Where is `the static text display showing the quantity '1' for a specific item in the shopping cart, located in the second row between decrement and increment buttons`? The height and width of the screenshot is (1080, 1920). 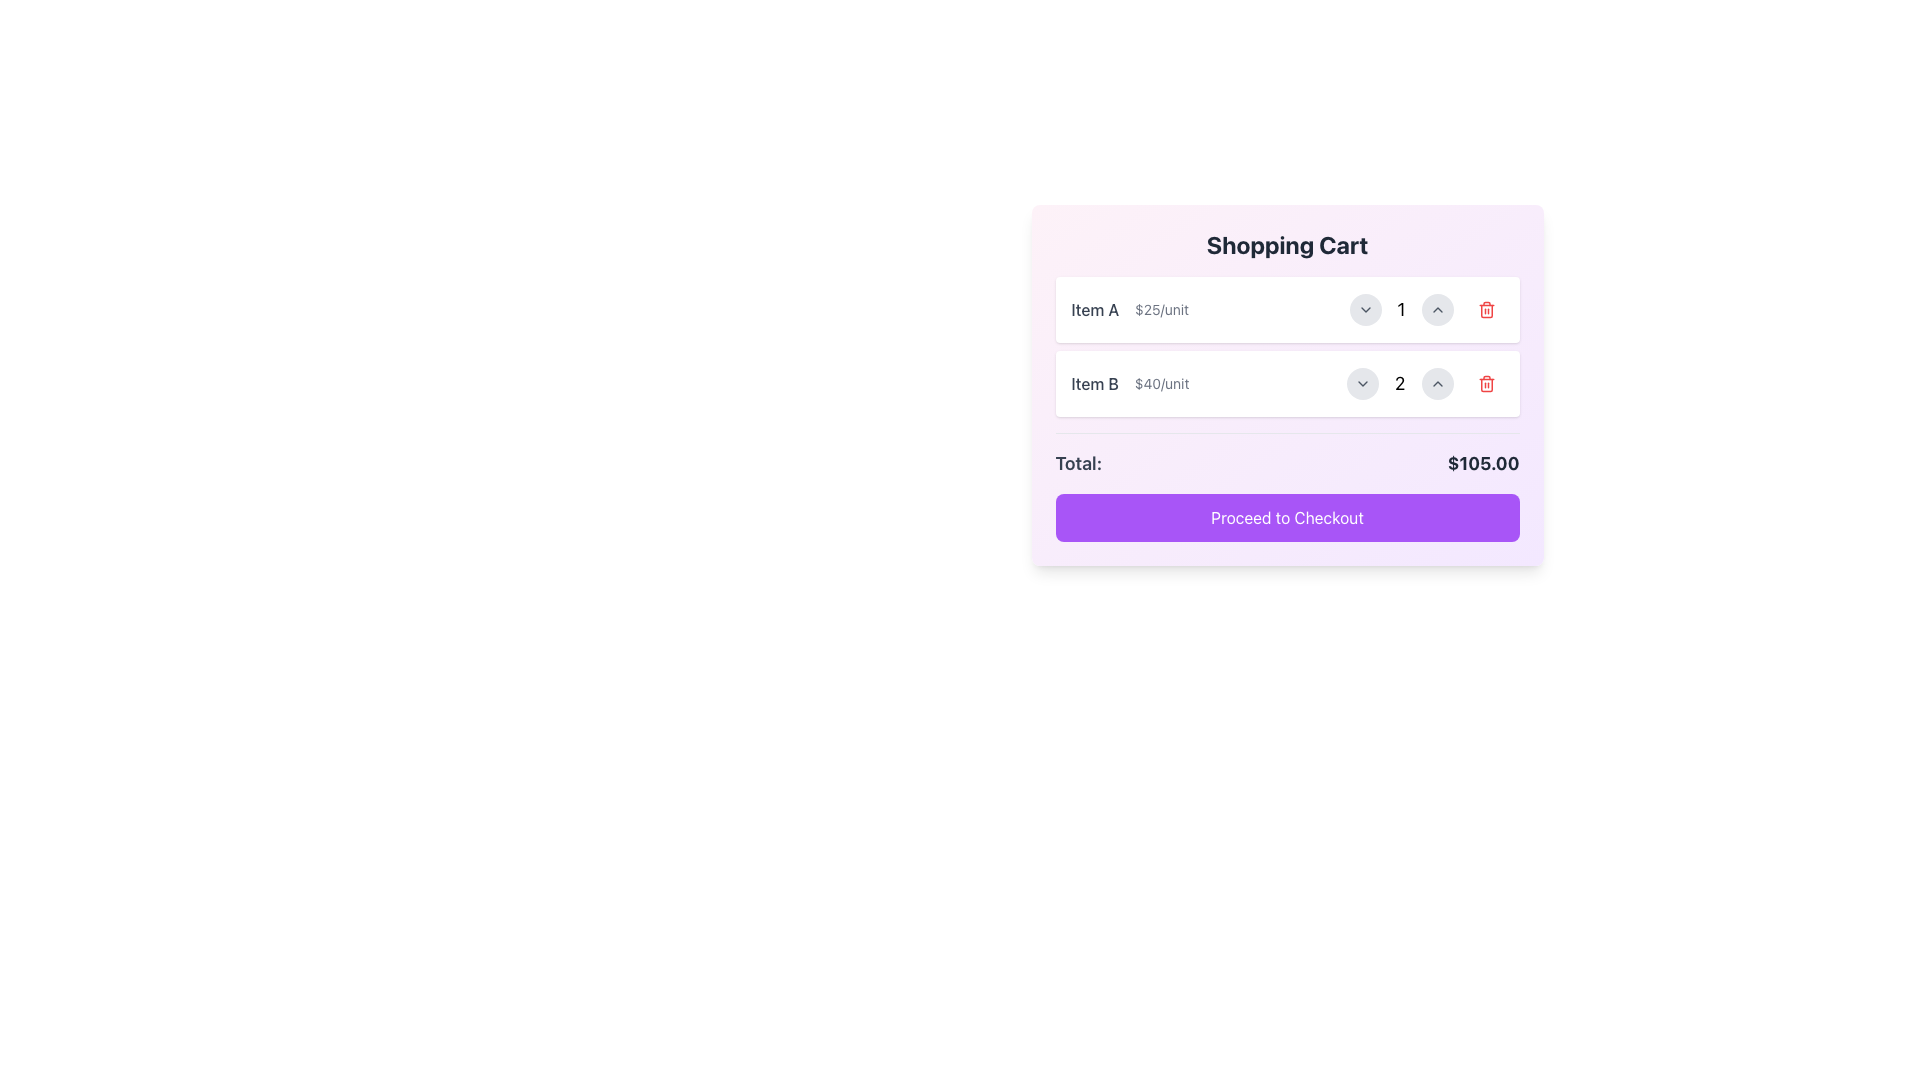
the static text display showing the quantity '1' for a specific item in the shopping cart, located in the second row between decrement and increment buttons is located at coordinates (1400, 309).